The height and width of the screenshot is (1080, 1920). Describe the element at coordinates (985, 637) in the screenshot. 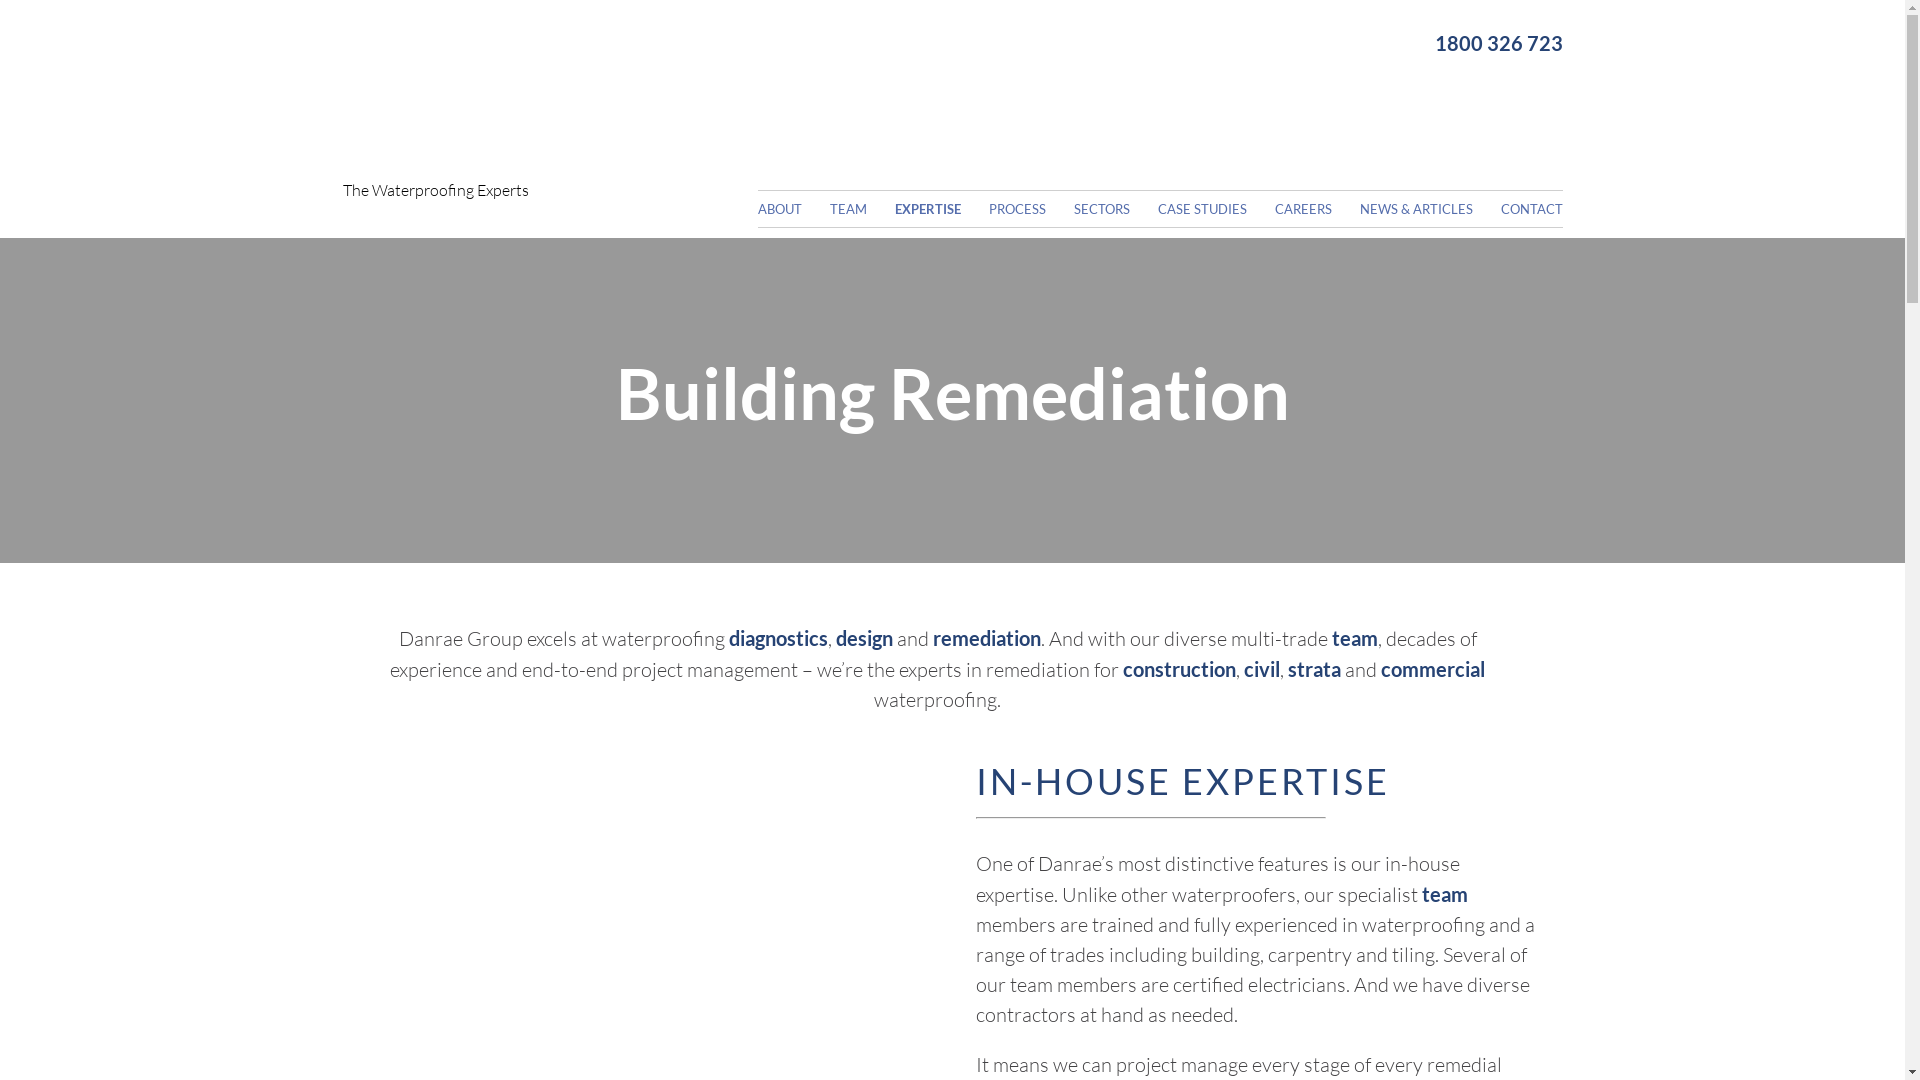

I see `'remediation'` at that location.